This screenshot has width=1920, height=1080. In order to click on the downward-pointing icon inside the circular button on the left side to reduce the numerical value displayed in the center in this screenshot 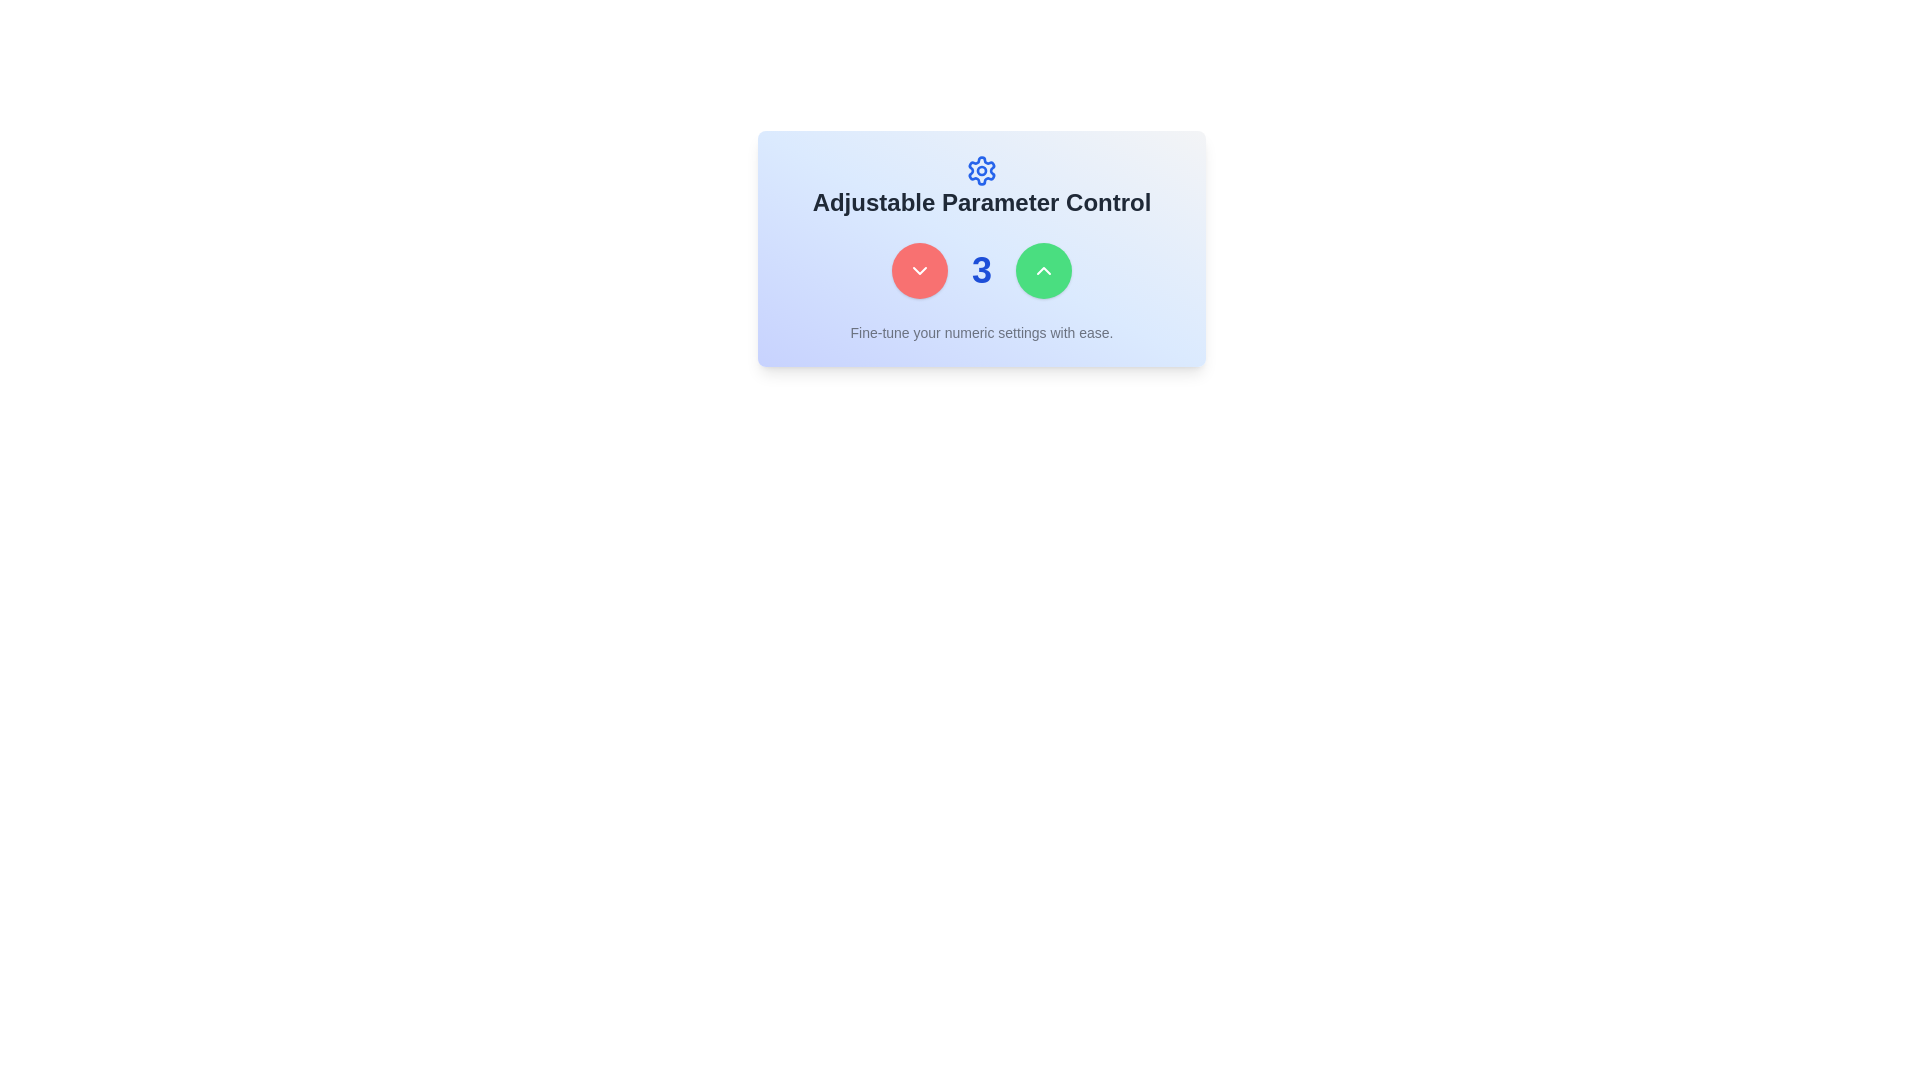, I will do `click(919, 270)`.